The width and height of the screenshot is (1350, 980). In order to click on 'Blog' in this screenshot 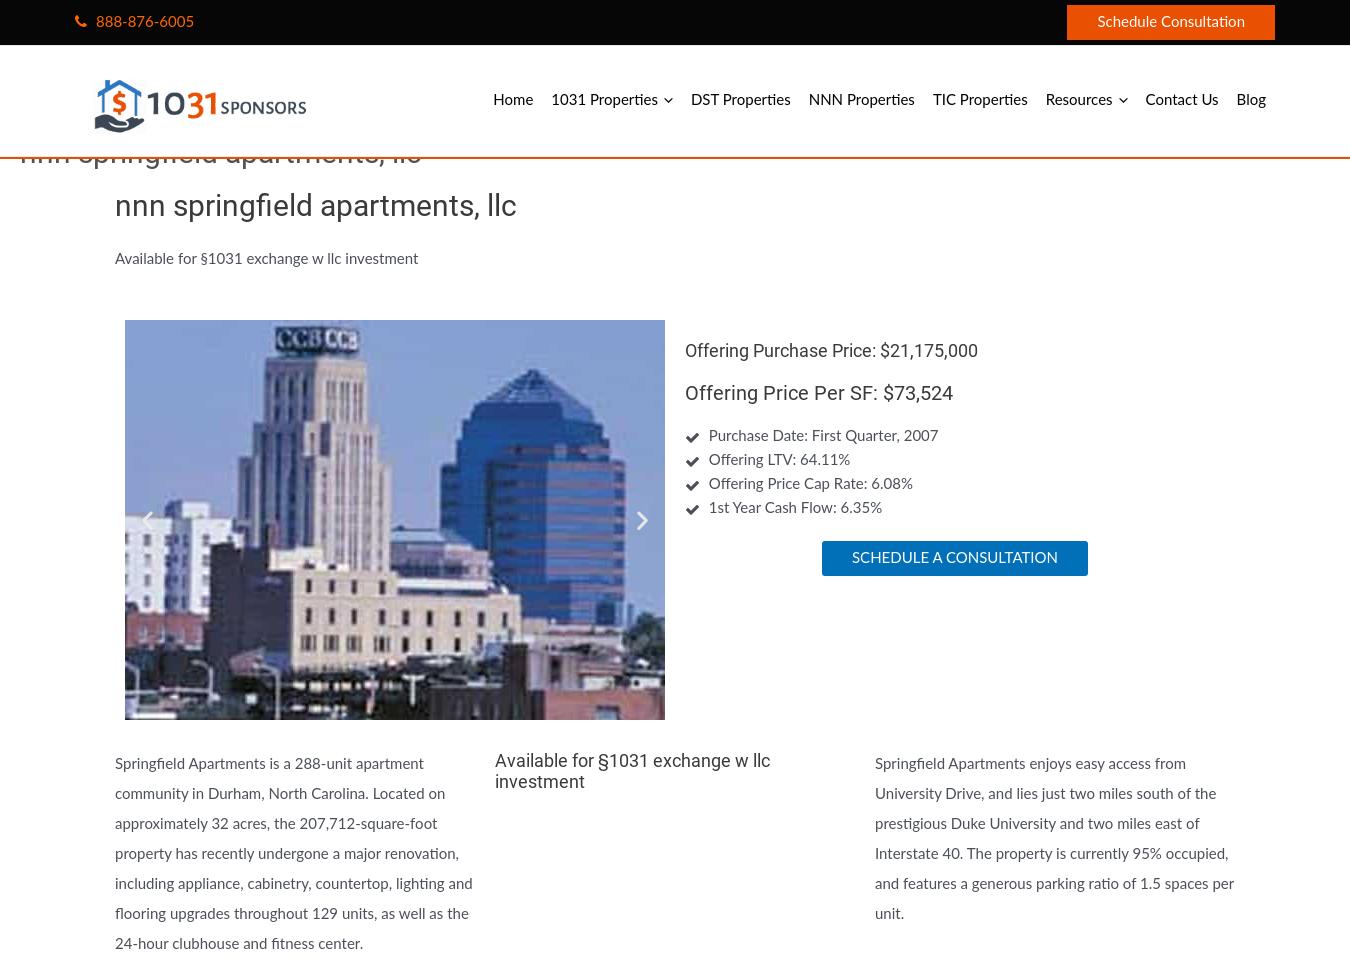, I will do `click(1251, 100)`.